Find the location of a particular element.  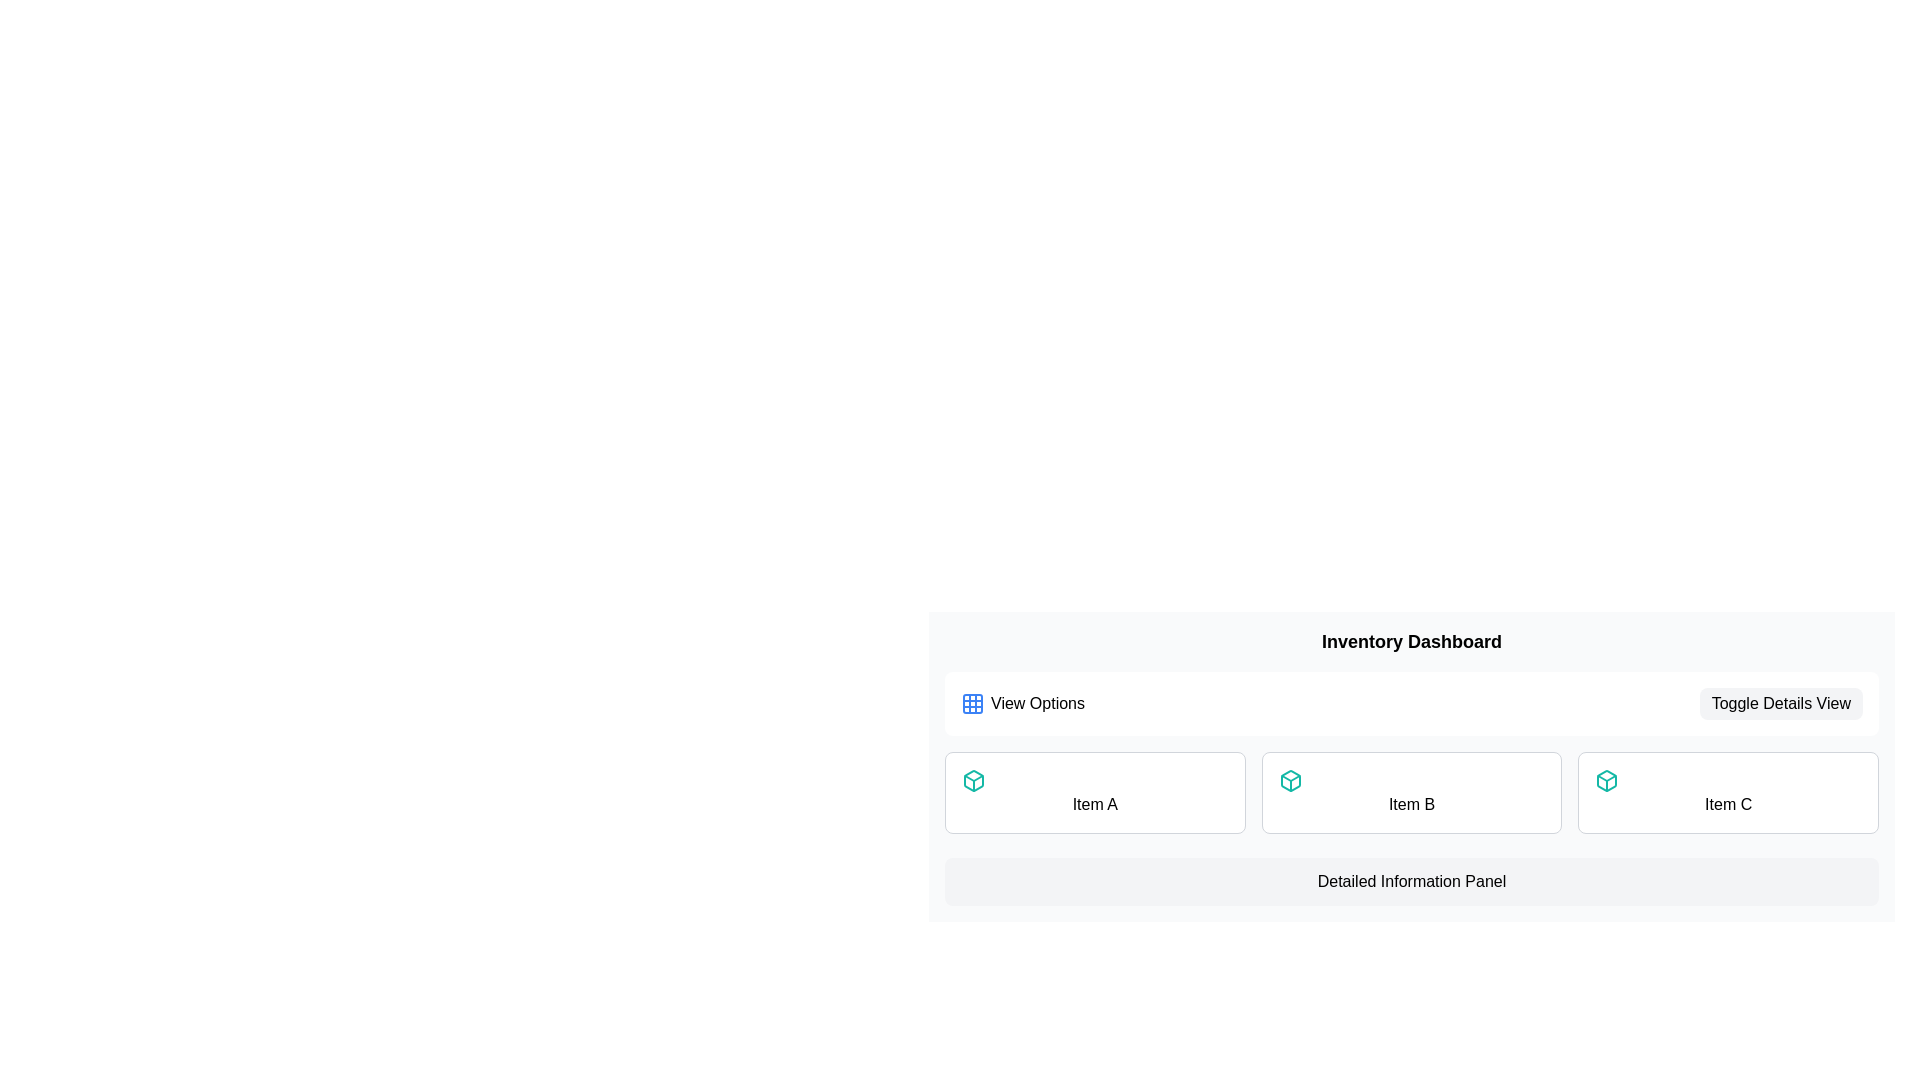

the teal-colored 3D-like box icon in the 'Item A' section of the interface is located at coordinates (1290, 779).